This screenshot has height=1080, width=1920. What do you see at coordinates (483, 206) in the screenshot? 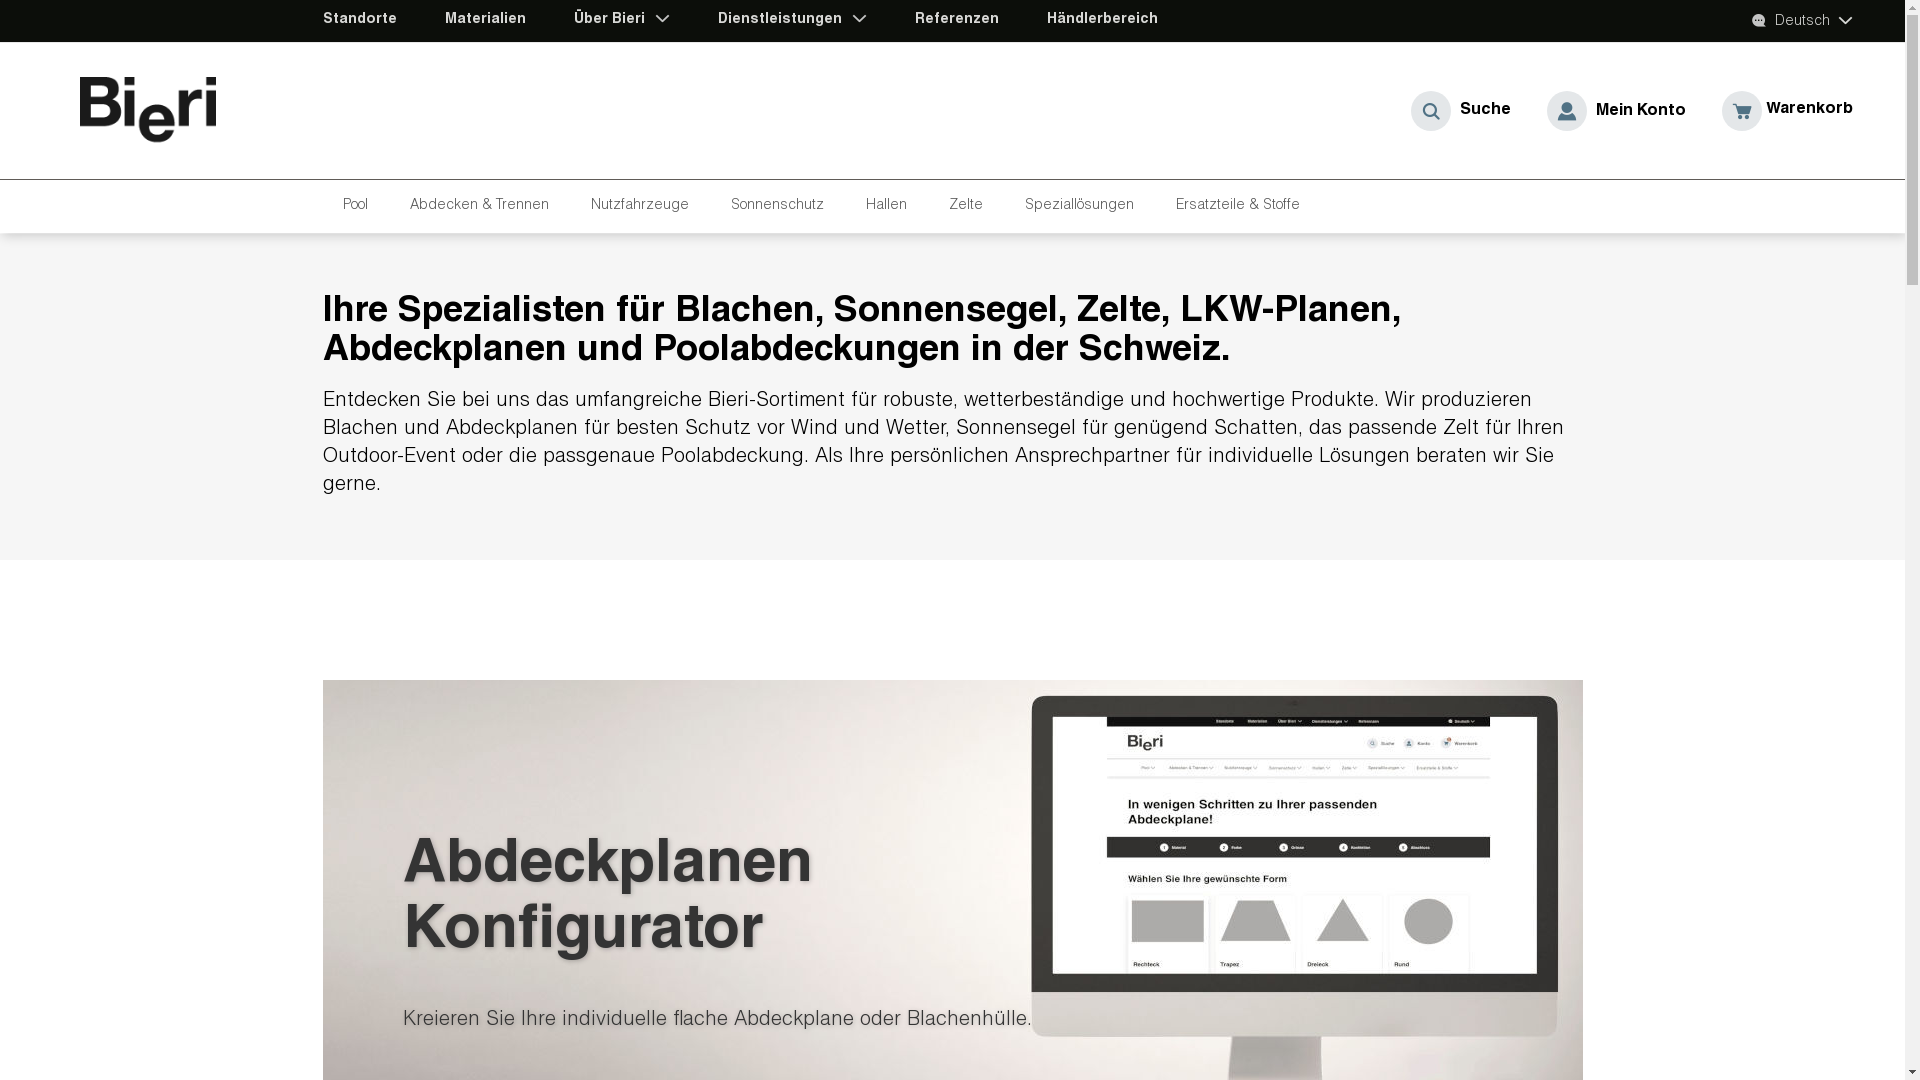
I see `'Abdecken & Trennen'` at bounding box center [483, 206].